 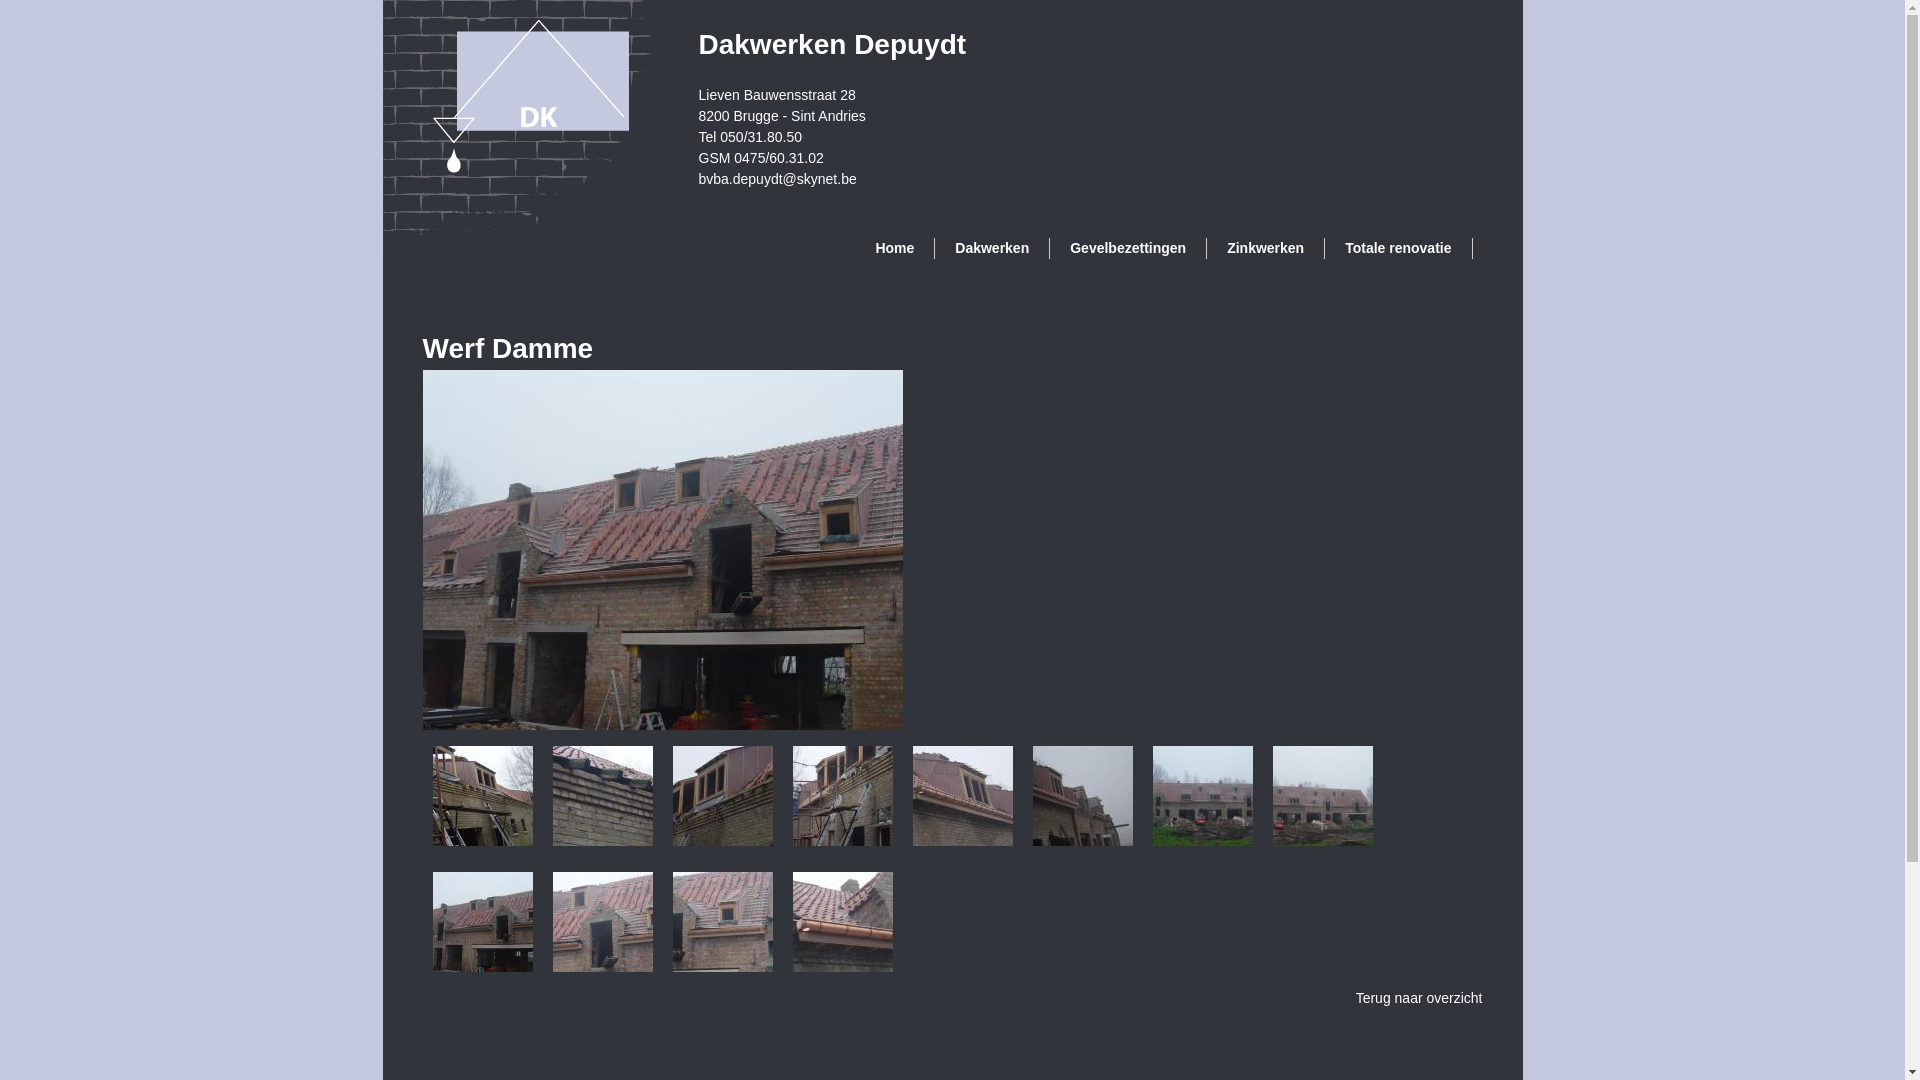 I want to click on 'Zinkwerken', so click(x=1265, y=247).